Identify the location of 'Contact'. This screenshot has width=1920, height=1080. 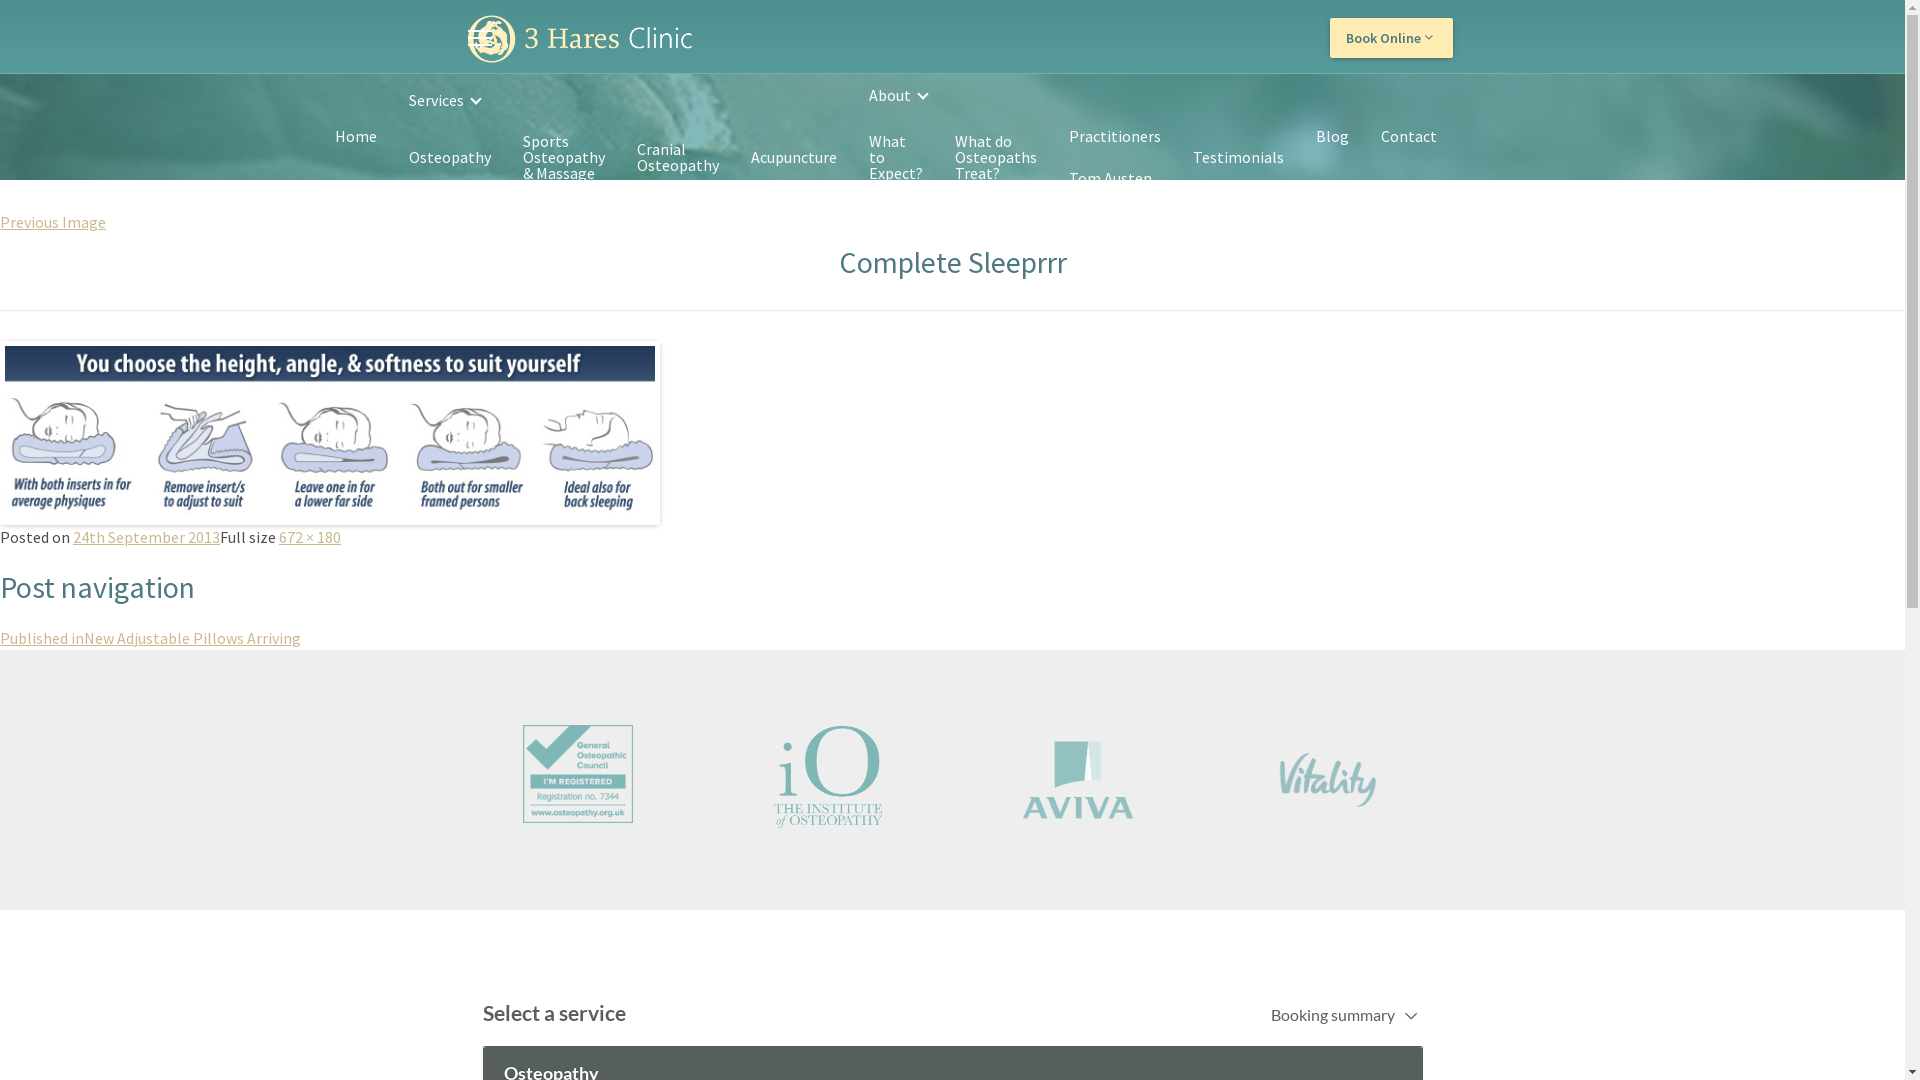
(1406, 136).